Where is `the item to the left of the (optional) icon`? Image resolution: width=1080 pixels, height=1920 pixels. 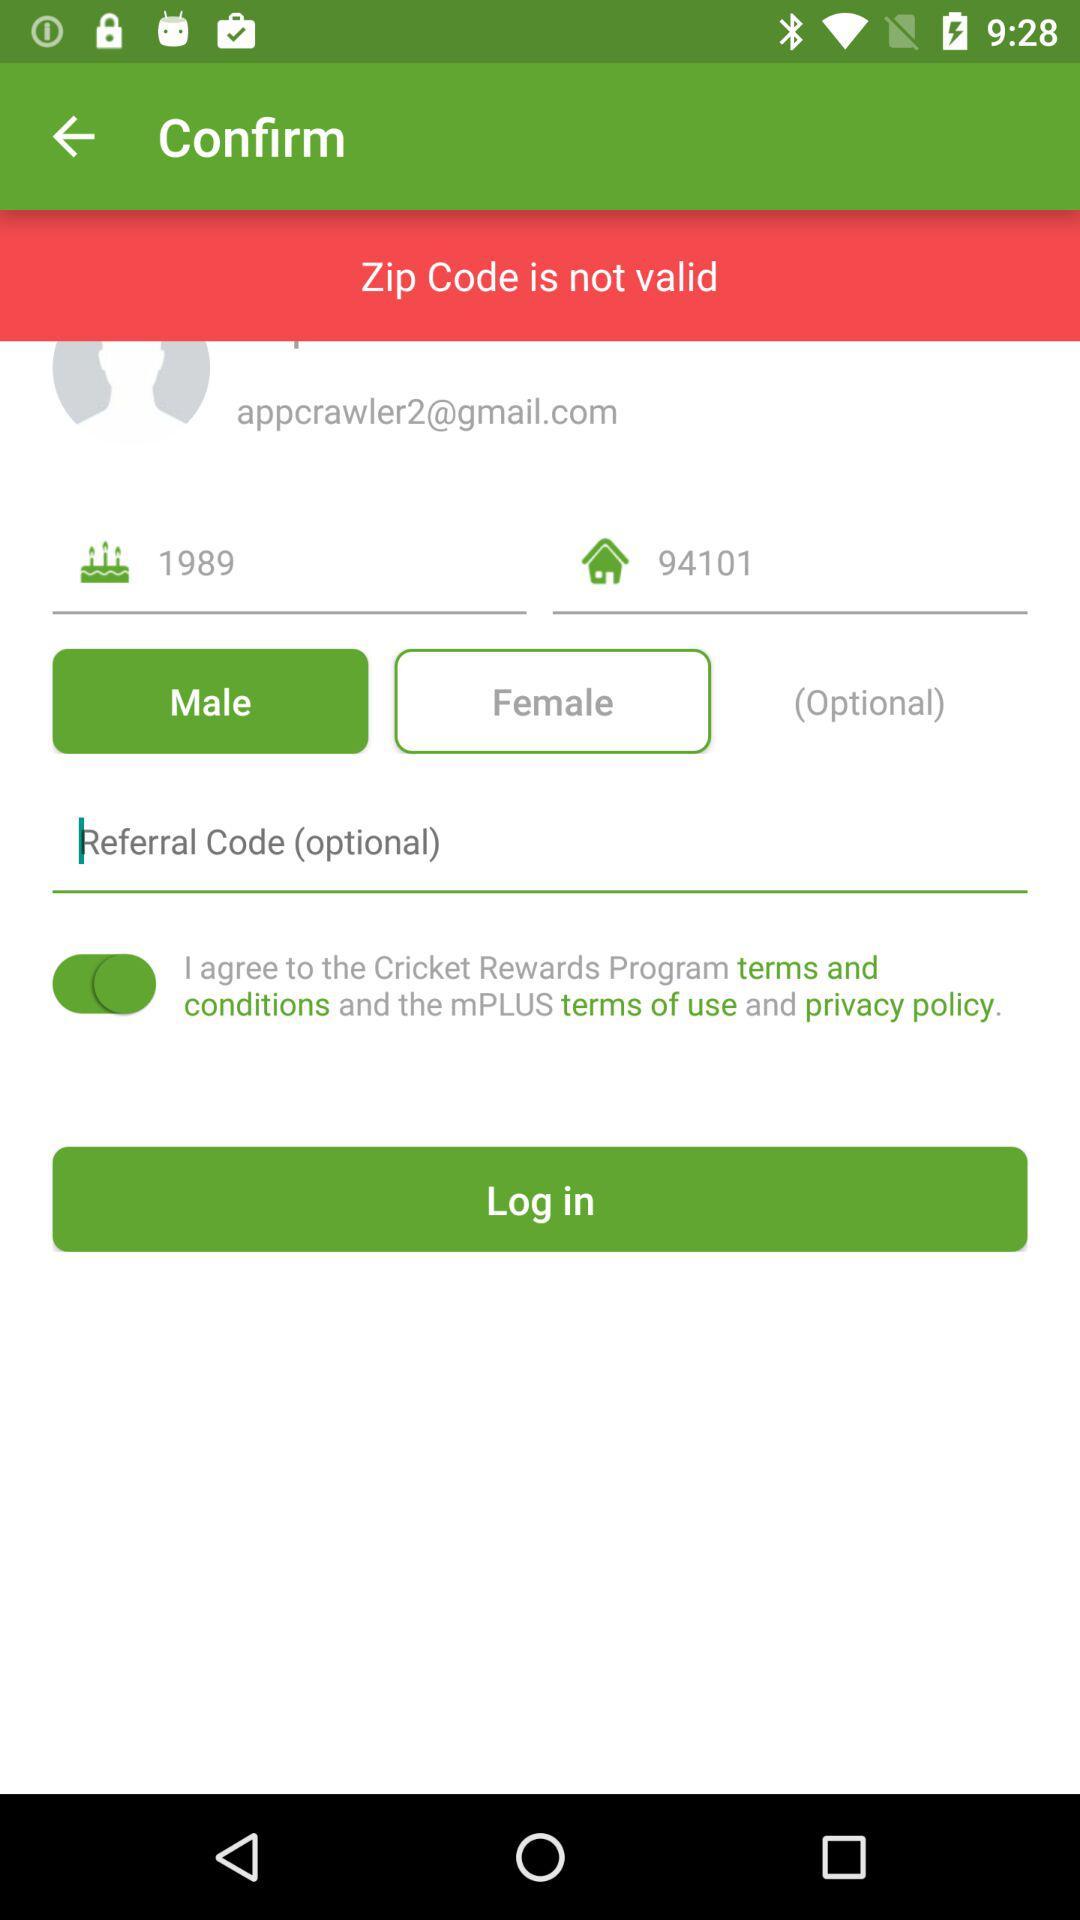
the item to the left of the (optional) icon is located at coordinates (552, 701).